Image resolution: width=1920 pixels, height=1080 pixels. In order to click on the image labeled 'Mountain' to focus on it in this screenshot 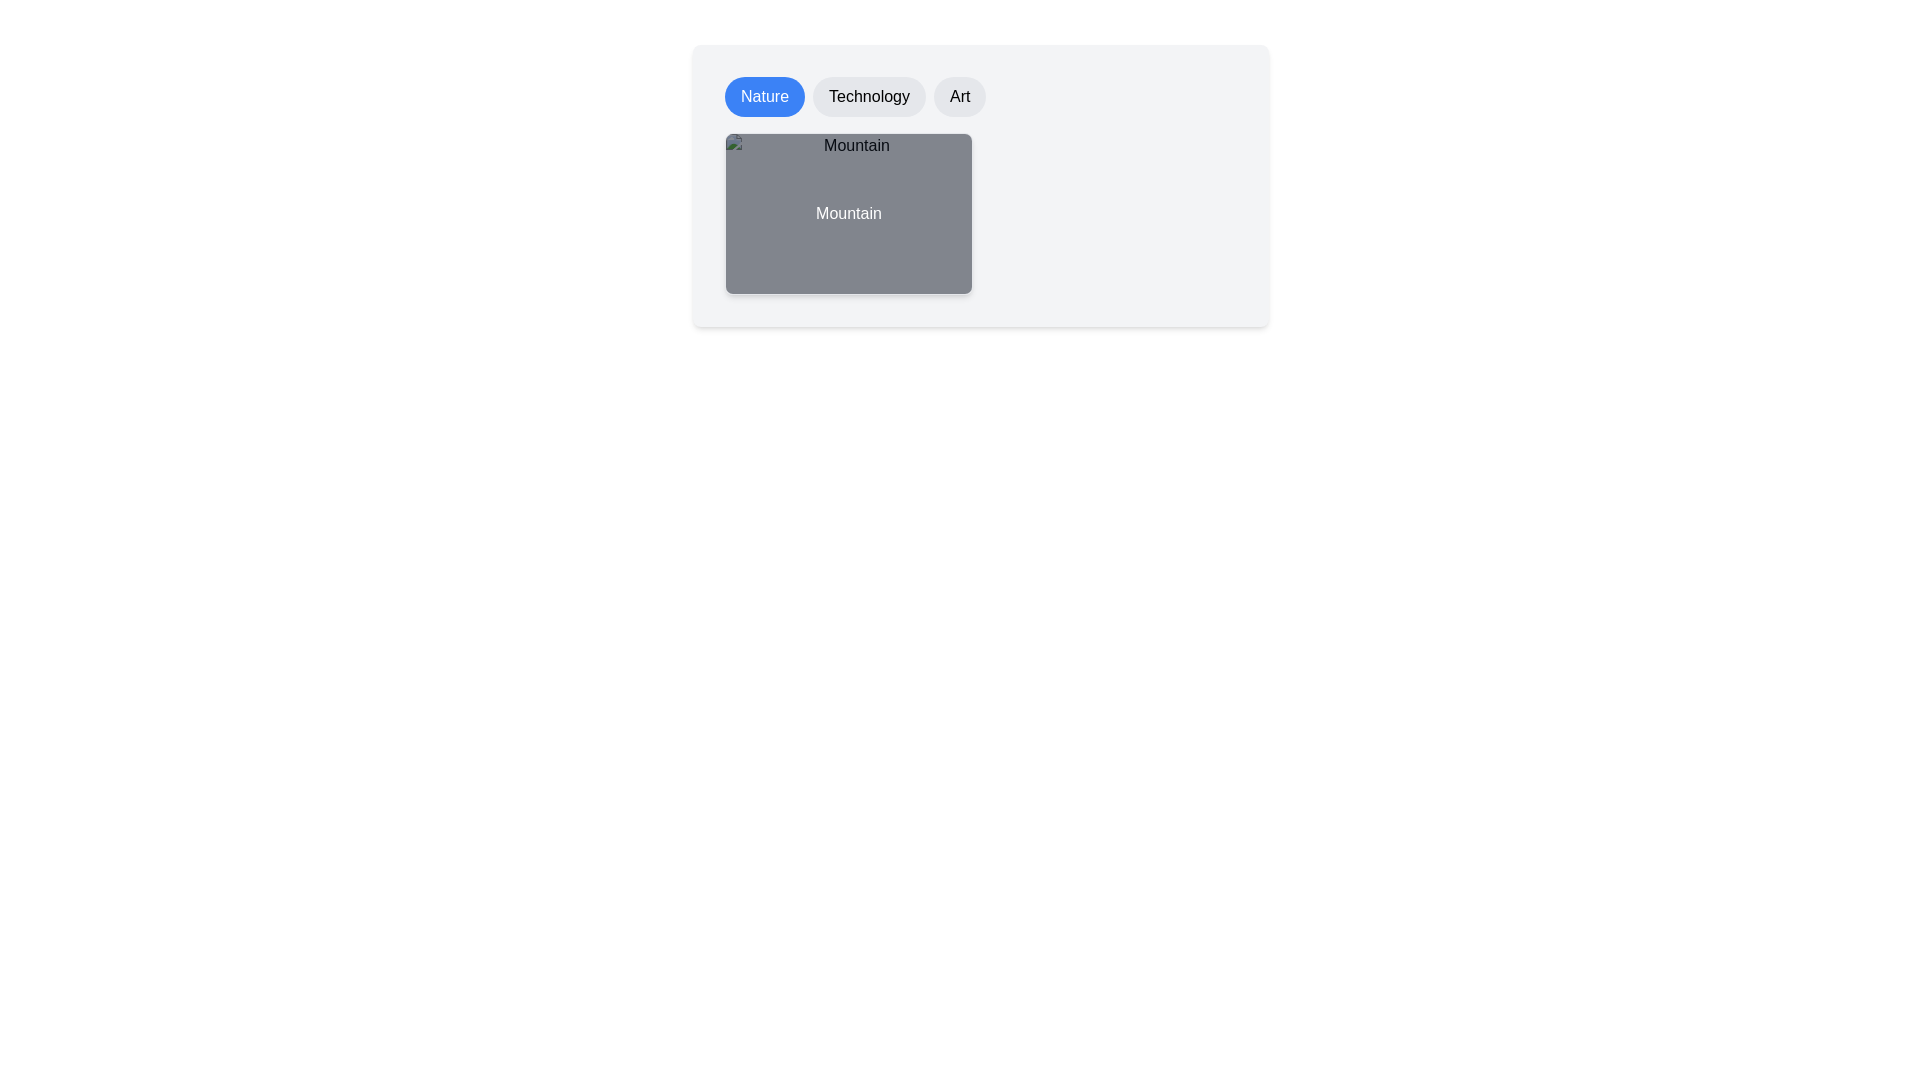, I will do `click(849, 213)`.